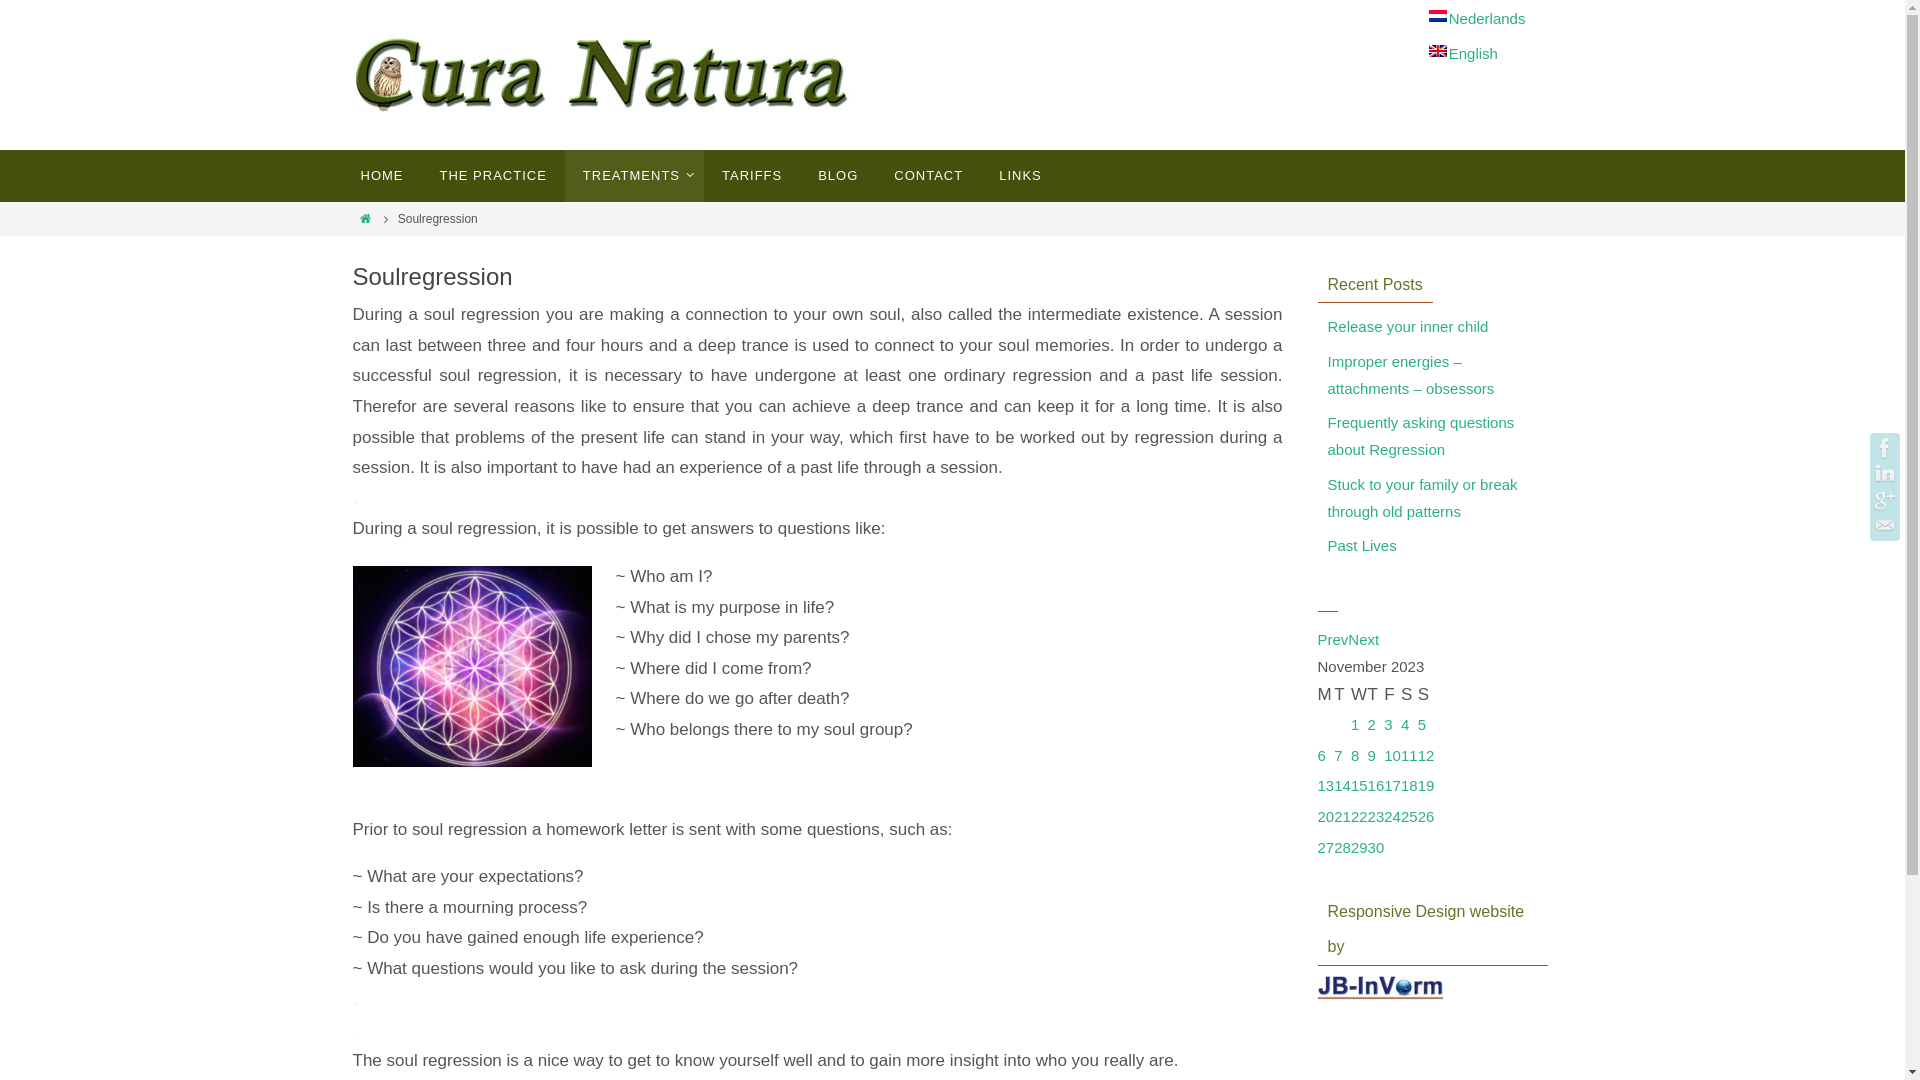 The image size is (1920, 1080). I want to click on '29', so click(1359, 848).